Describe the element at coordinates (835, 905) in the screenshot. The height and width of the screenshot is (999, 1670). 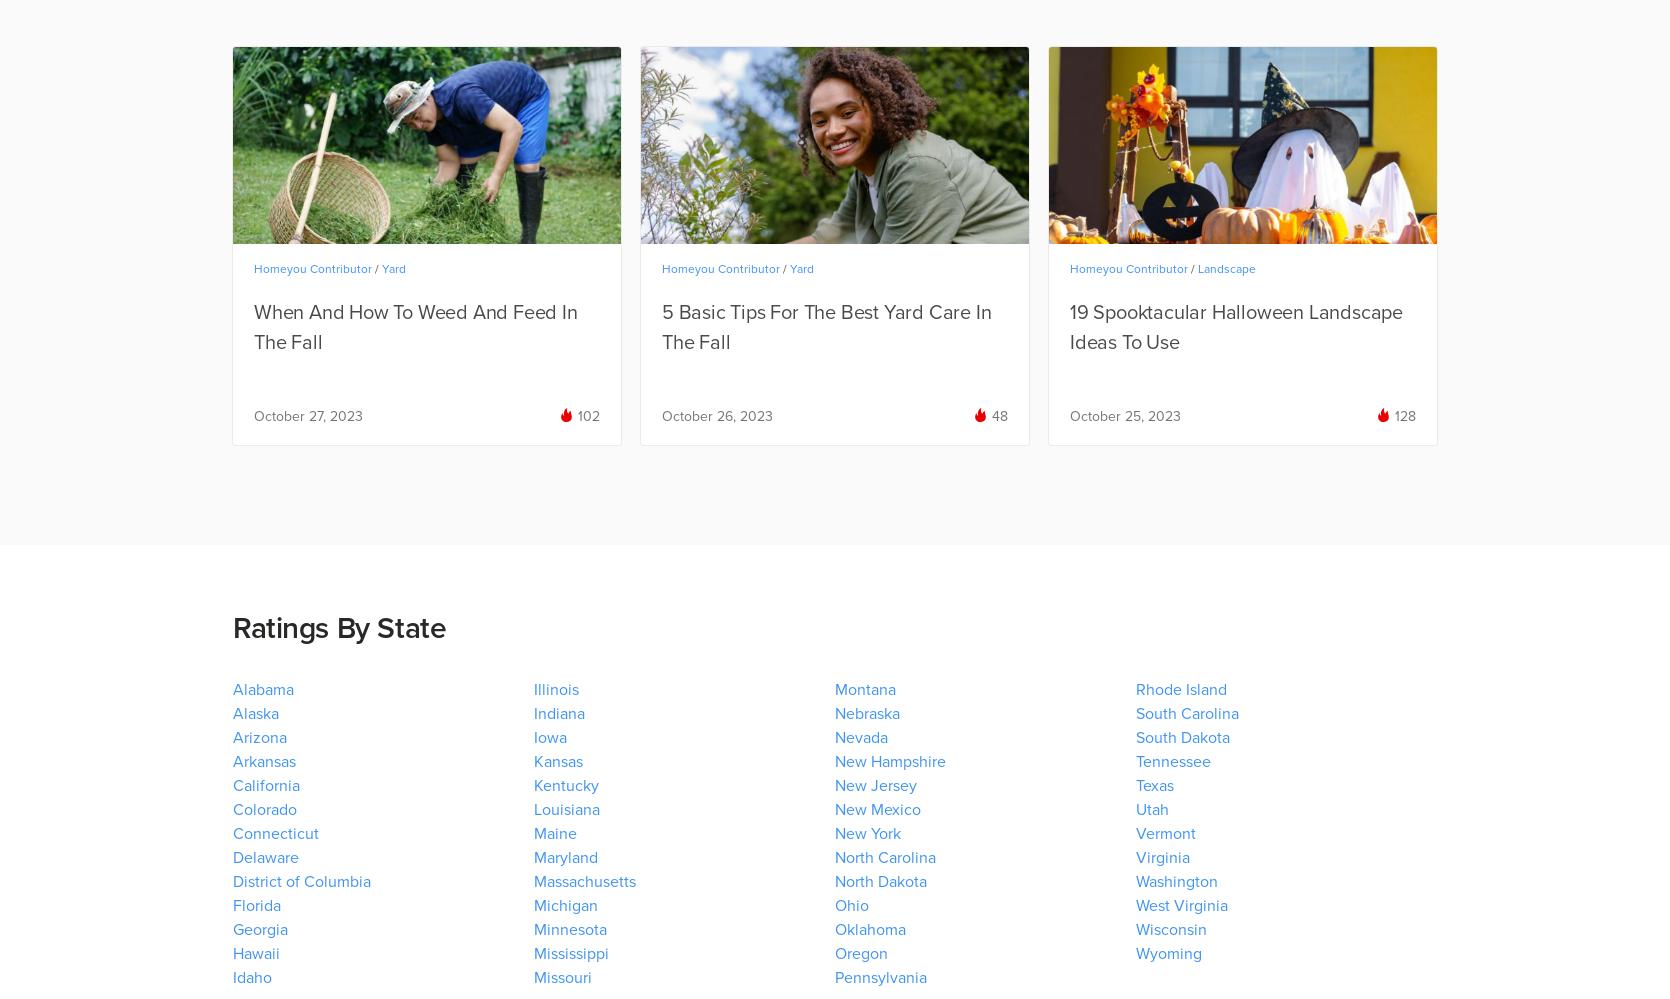
I see `'Ohio'` at that location.